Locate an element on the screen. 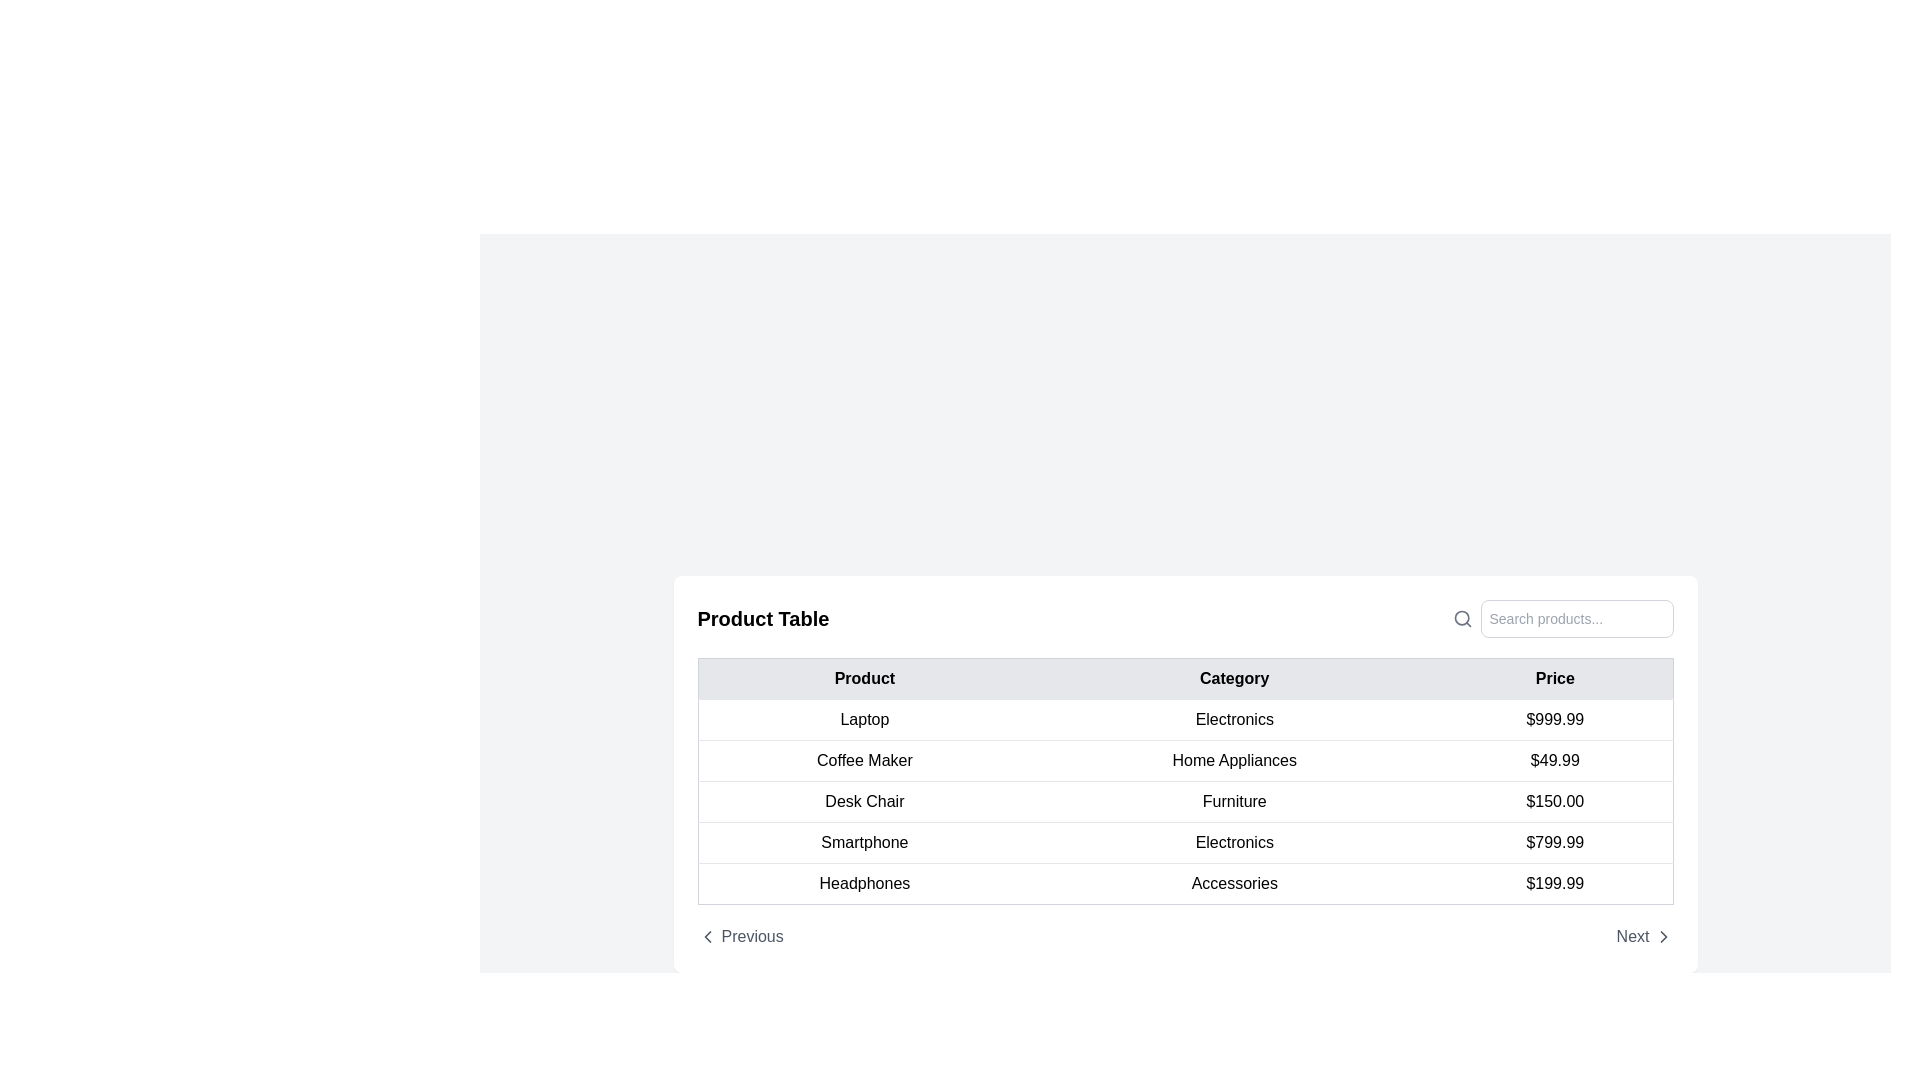  text of the 'Price' column header in the table, which is the third header in the row, located near the top-right corner of the table is located at coordinates (1554, 677).